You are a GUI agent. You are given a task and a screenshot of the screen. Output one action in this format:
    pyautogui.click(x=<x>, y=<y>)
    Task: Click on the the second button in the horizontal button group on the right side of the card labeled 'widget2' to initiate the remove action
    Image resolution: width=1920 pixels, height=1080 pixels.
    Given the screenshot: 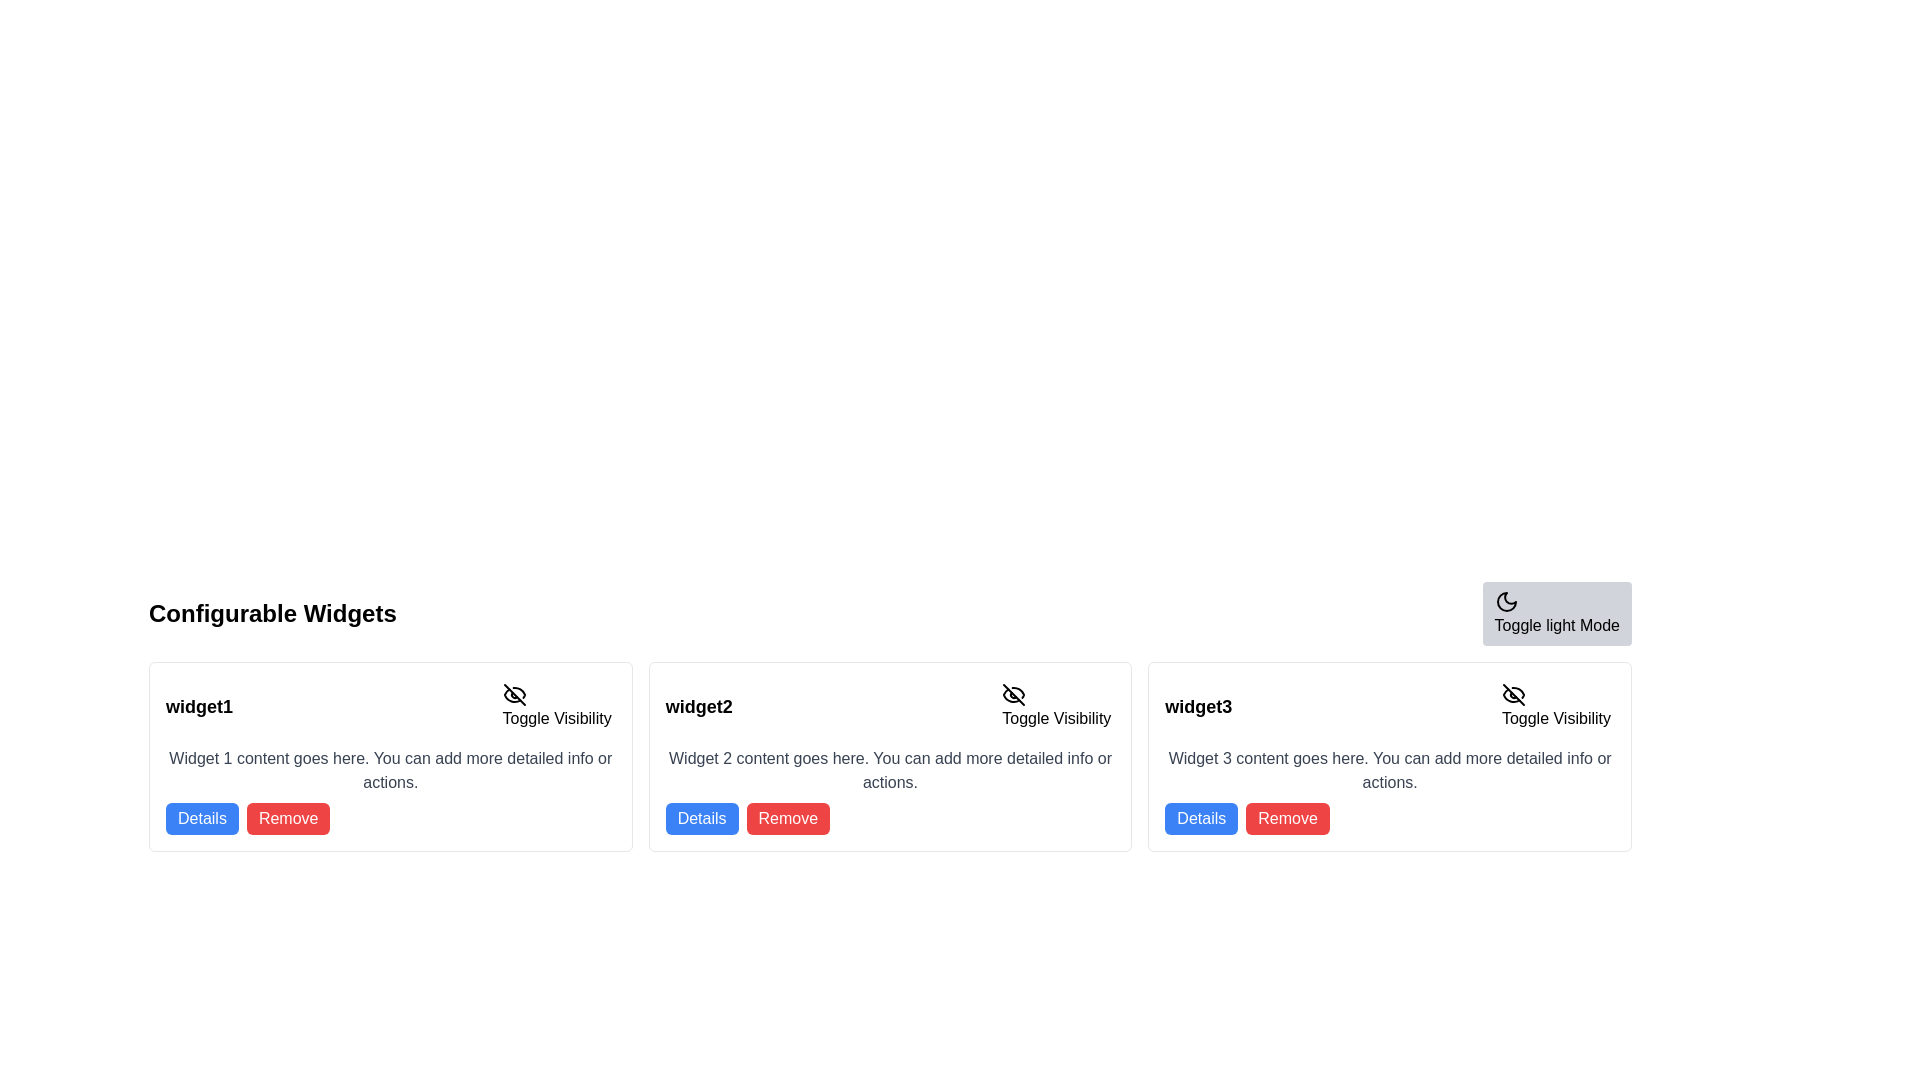 What is the action you would take?
    pyautogui.click(x=787, y=818)
    